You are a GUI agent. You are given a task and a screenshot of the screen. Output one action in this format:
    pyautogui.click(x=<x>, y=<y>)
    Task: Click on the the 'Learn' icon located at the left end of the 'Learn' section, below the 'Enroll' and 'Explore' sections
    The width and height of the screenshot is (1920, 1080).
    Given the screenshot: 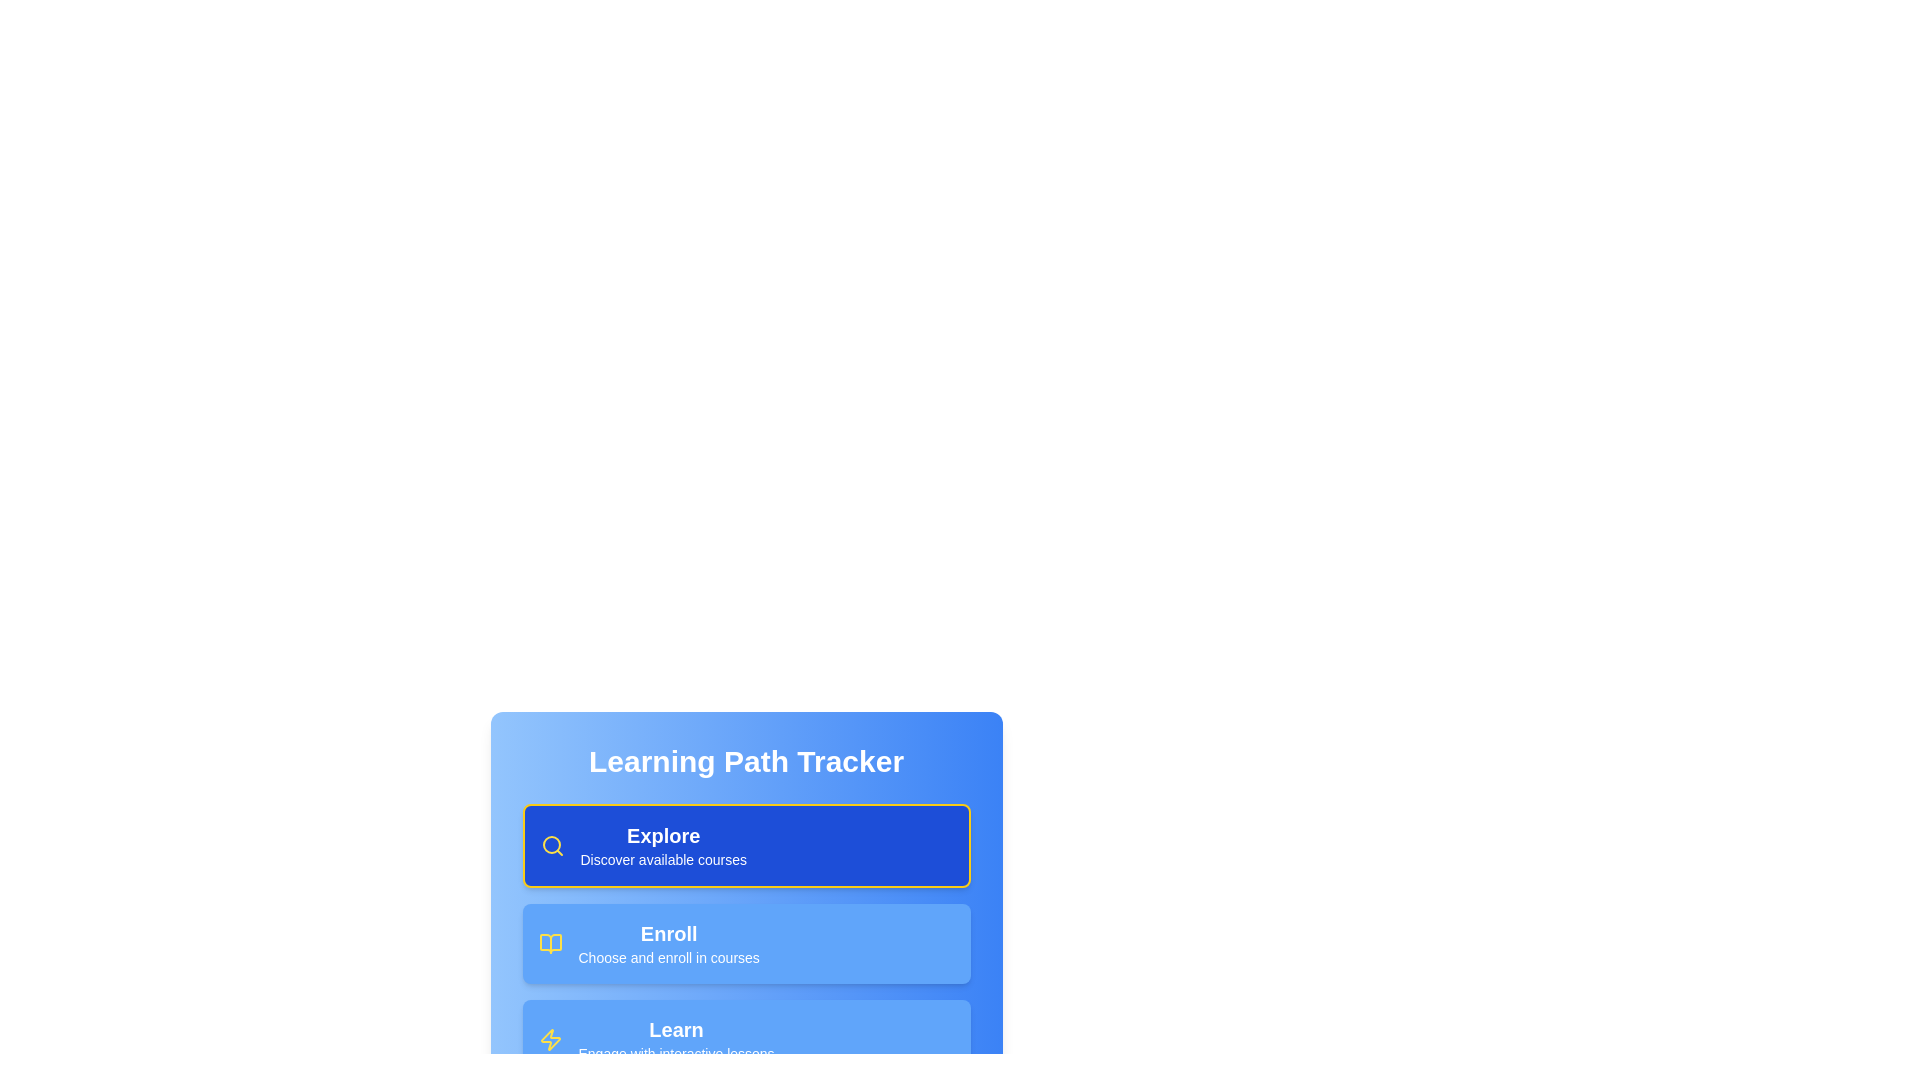 What is the action you would take?
    pyautogui.click(x=550, y=1039)
    